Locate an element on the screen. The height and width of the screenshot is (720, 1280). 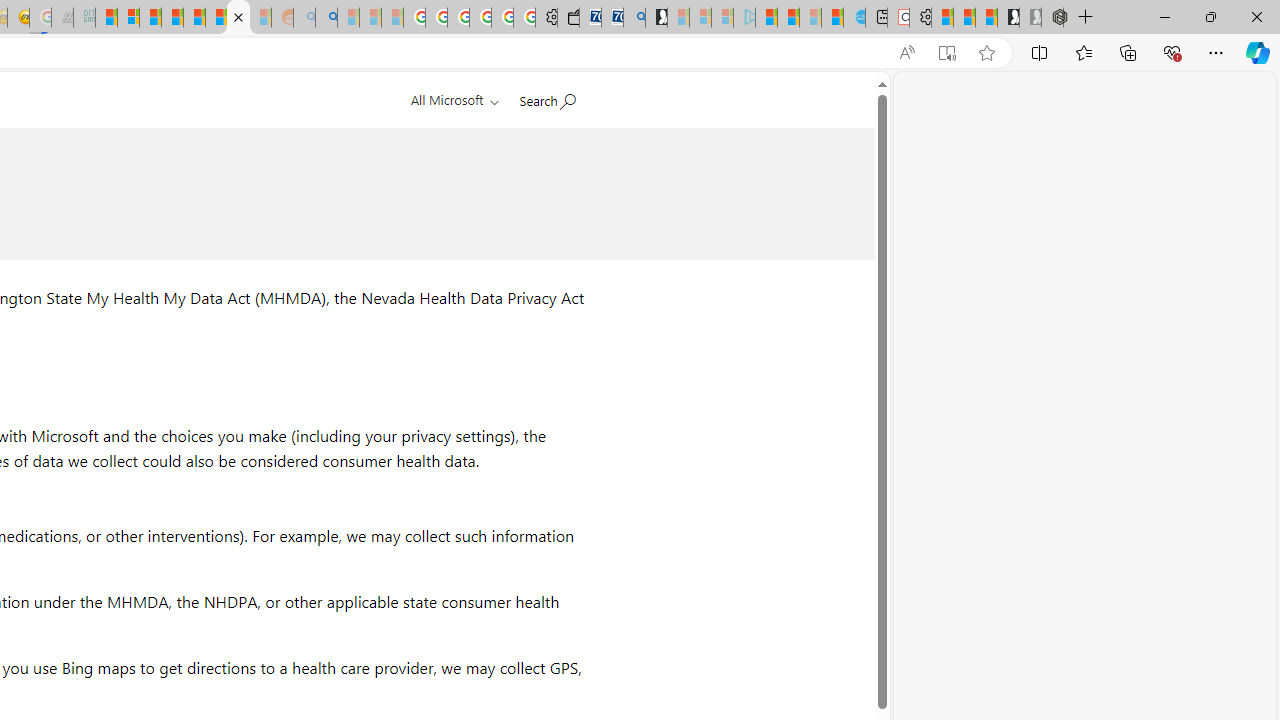
'Consumer Health Data Privacy Policy' is located at coordinates (238, 17).